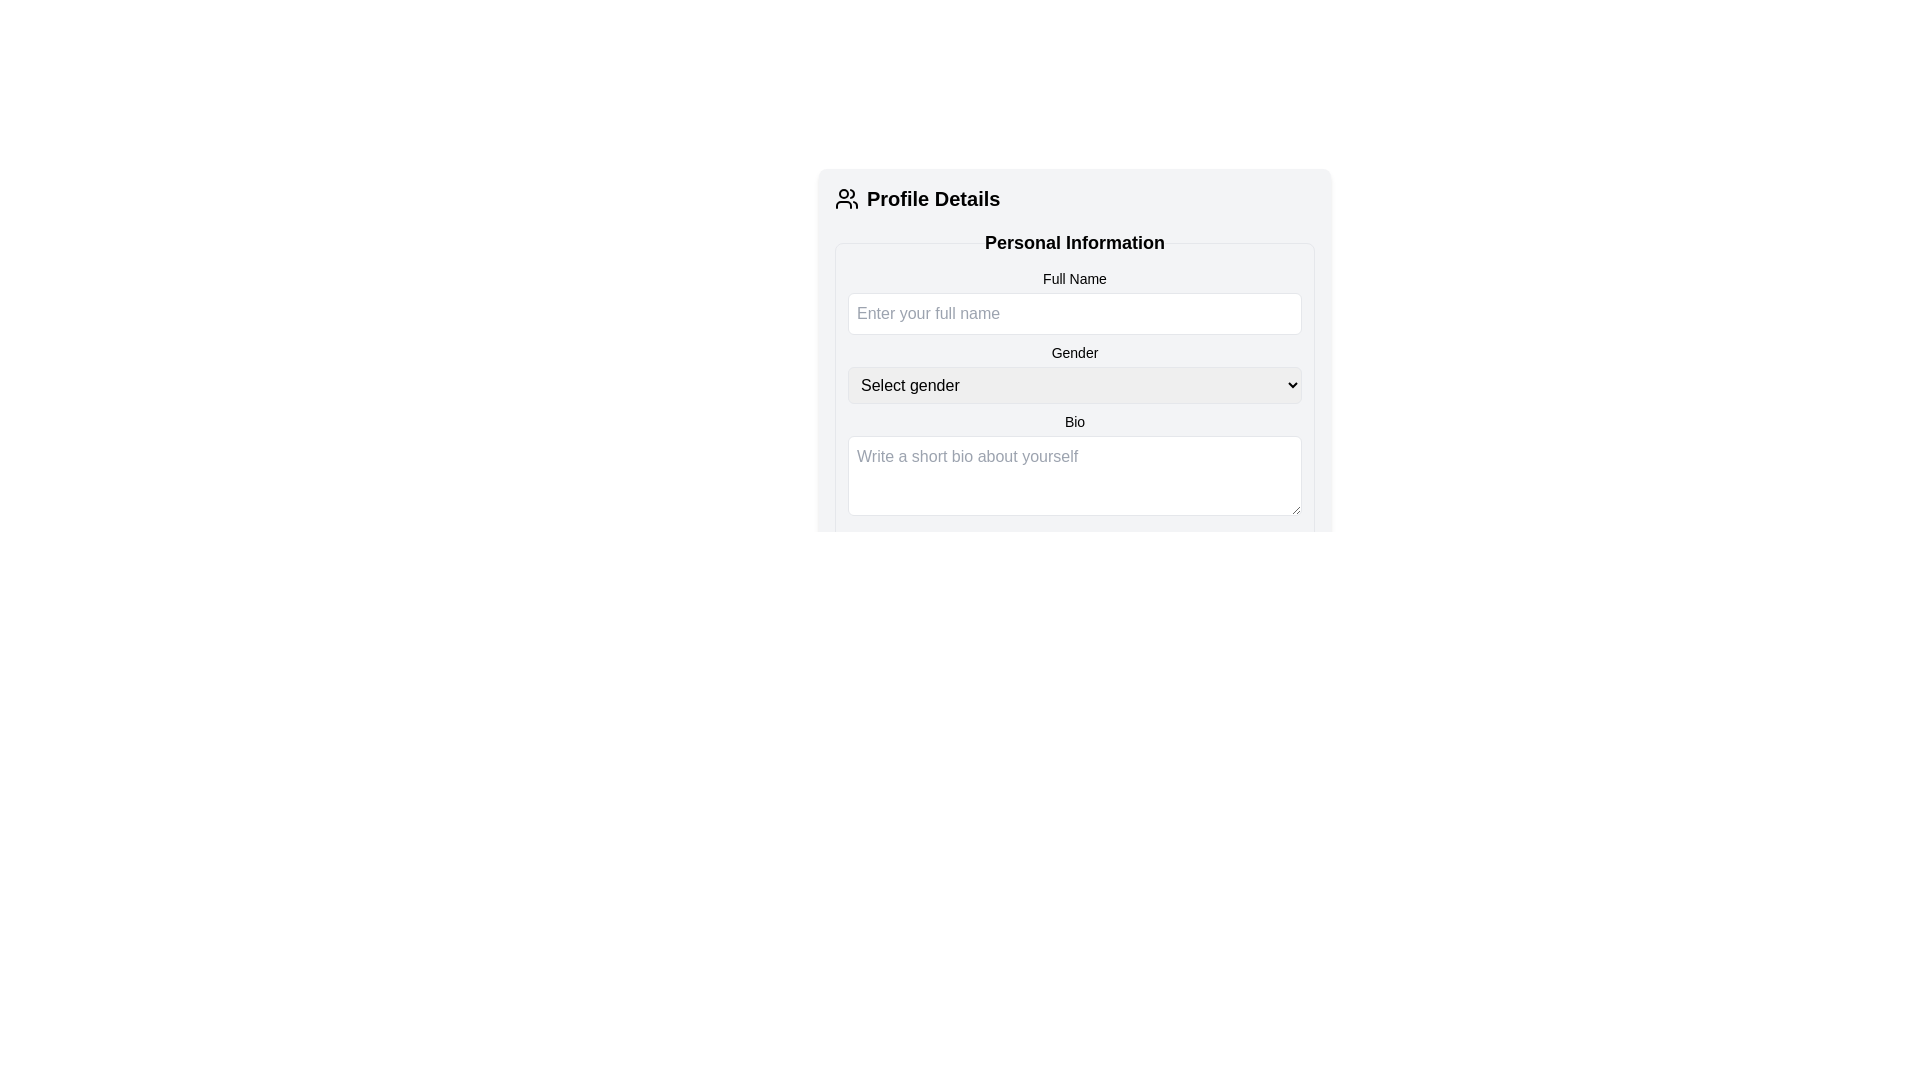 The image size is (1920, 1080). Describe the element at coordinates (1074, 420) in the screenshot. I see `the static text label reading 'Bio', which is positioned above the textarea input field in the middle section of the form under the 'Select gender' dropdown` at that location.